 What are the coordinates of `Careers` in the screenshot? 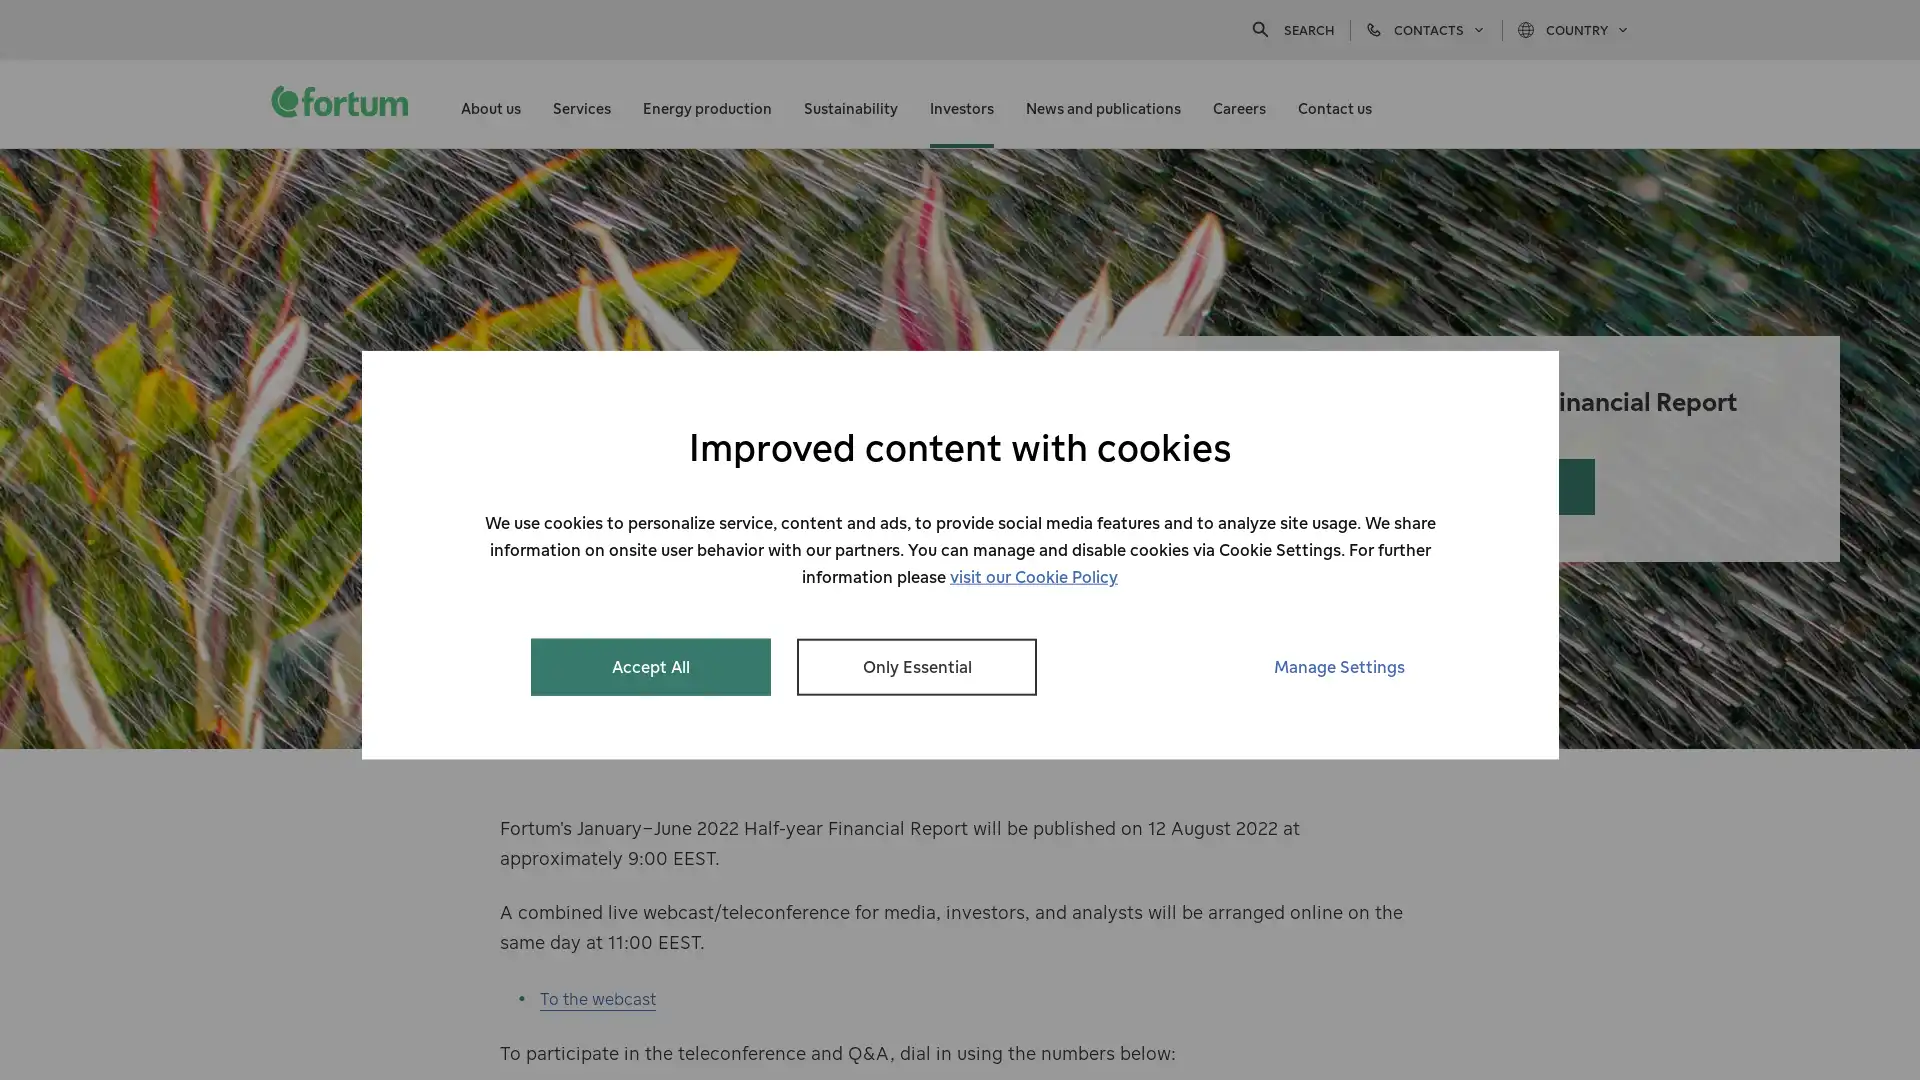 It's located at (1238, 104).